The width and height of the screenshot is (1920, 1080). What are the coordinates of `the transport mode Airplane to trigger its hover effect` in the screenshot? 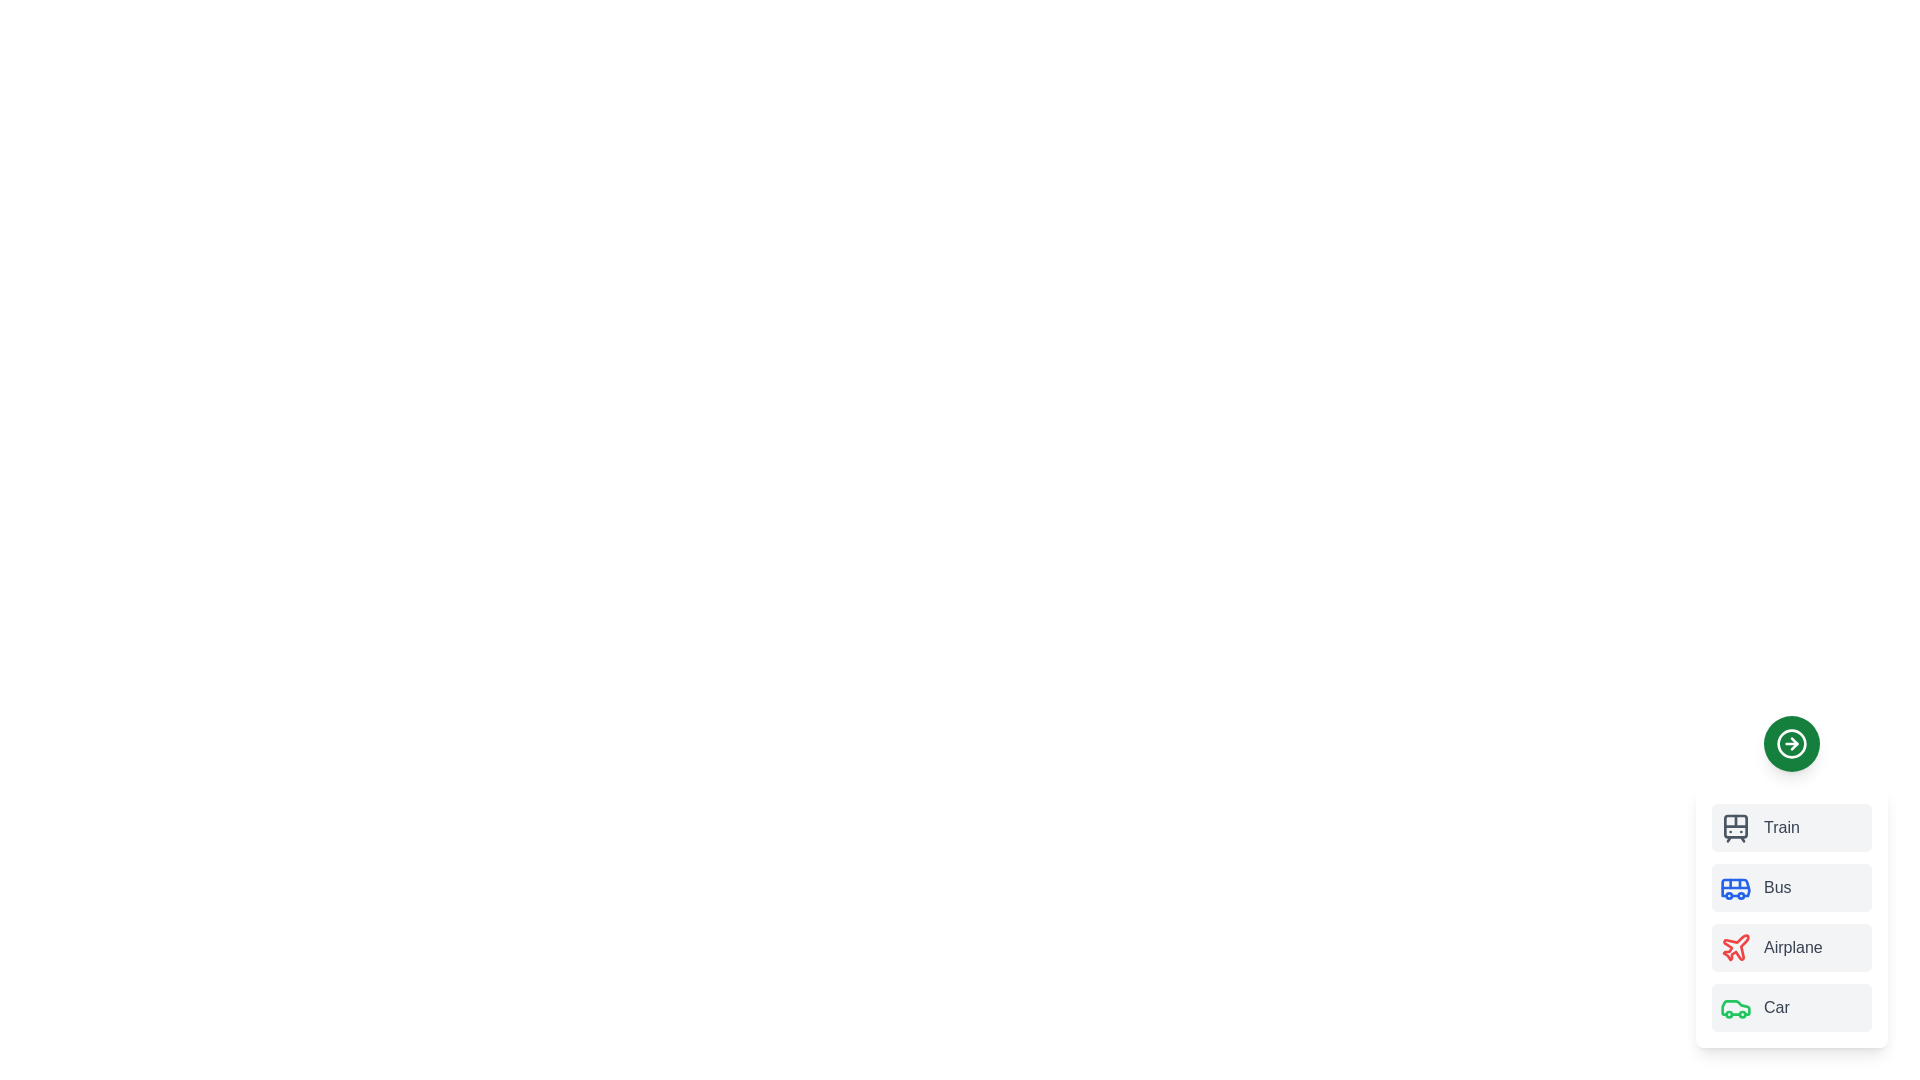 It's located at (1791, 947).